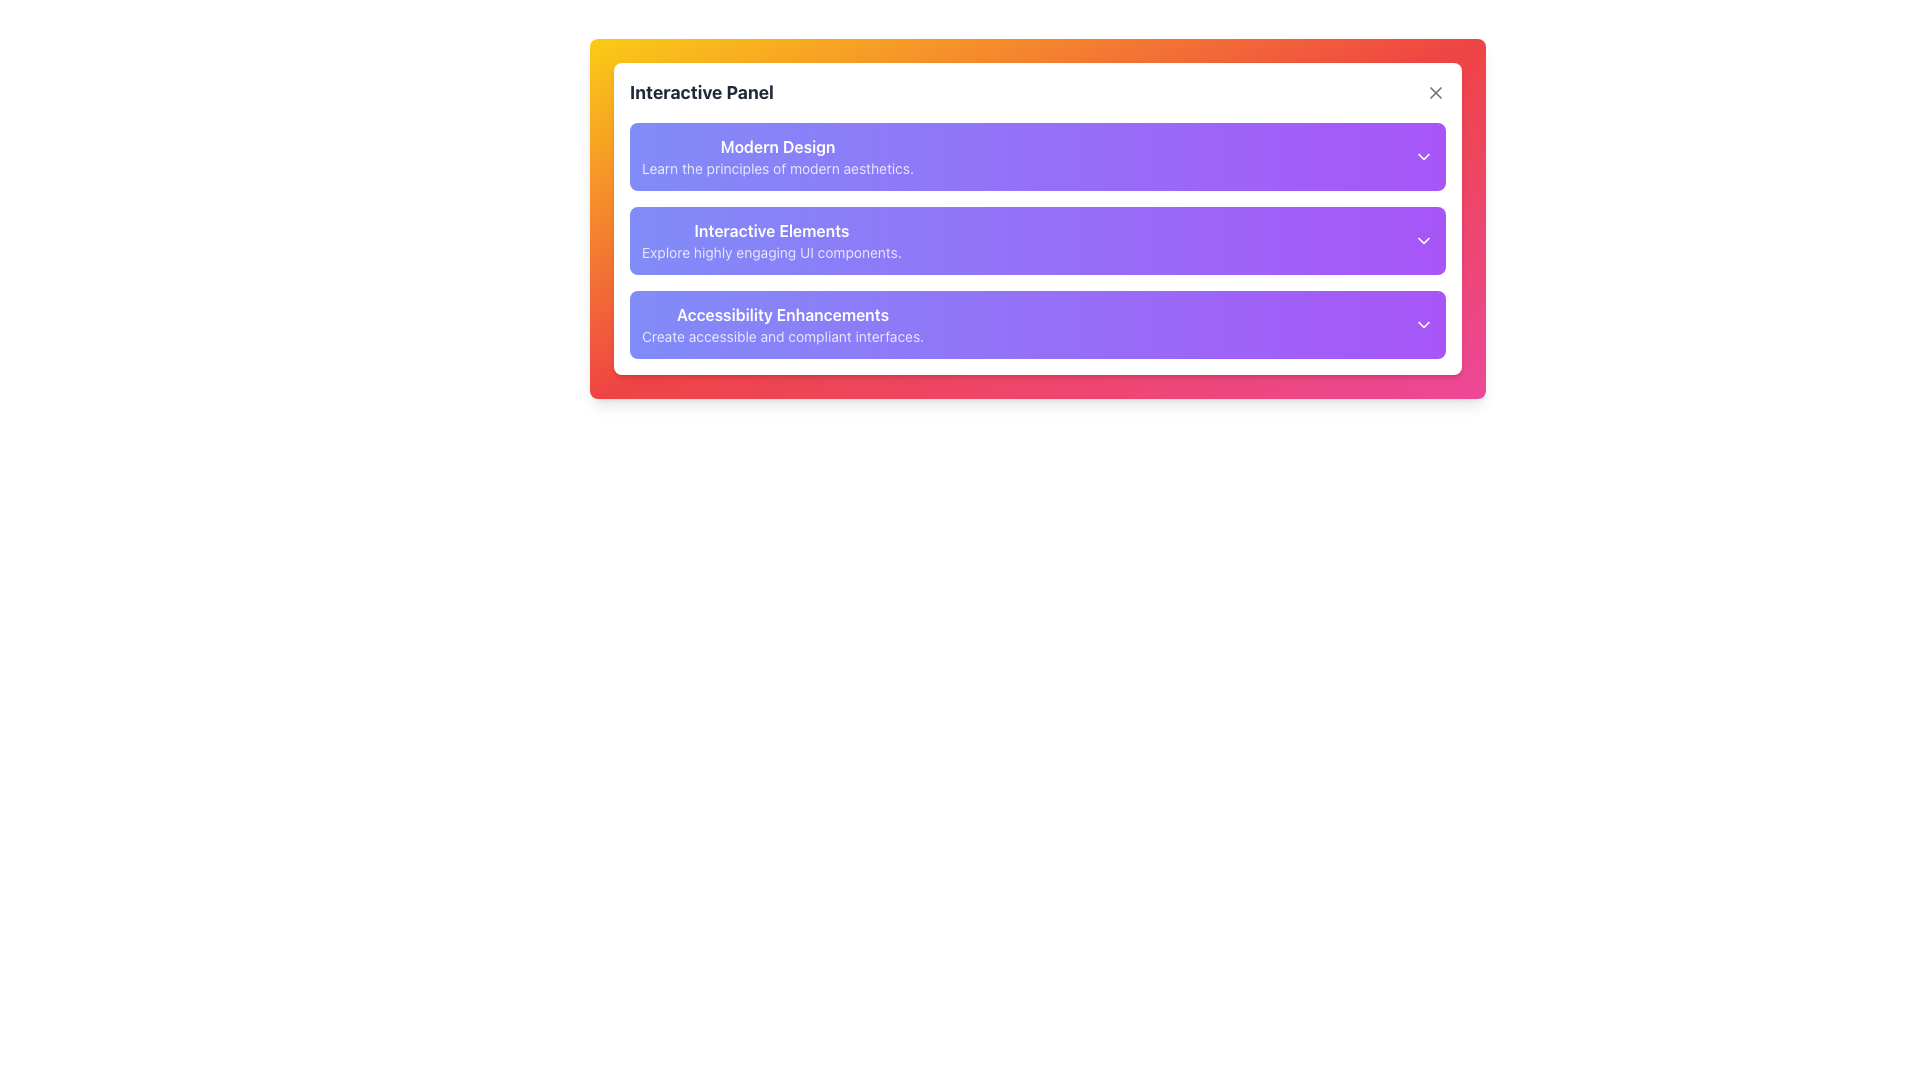 This screenshot has width=1920, height=1080. Describe the element at coordinates (1423, 323) in the screenshot. I see `the Chevron Icon at the right end of the 'Accessibility Enhancements' section's title bar` at that location.